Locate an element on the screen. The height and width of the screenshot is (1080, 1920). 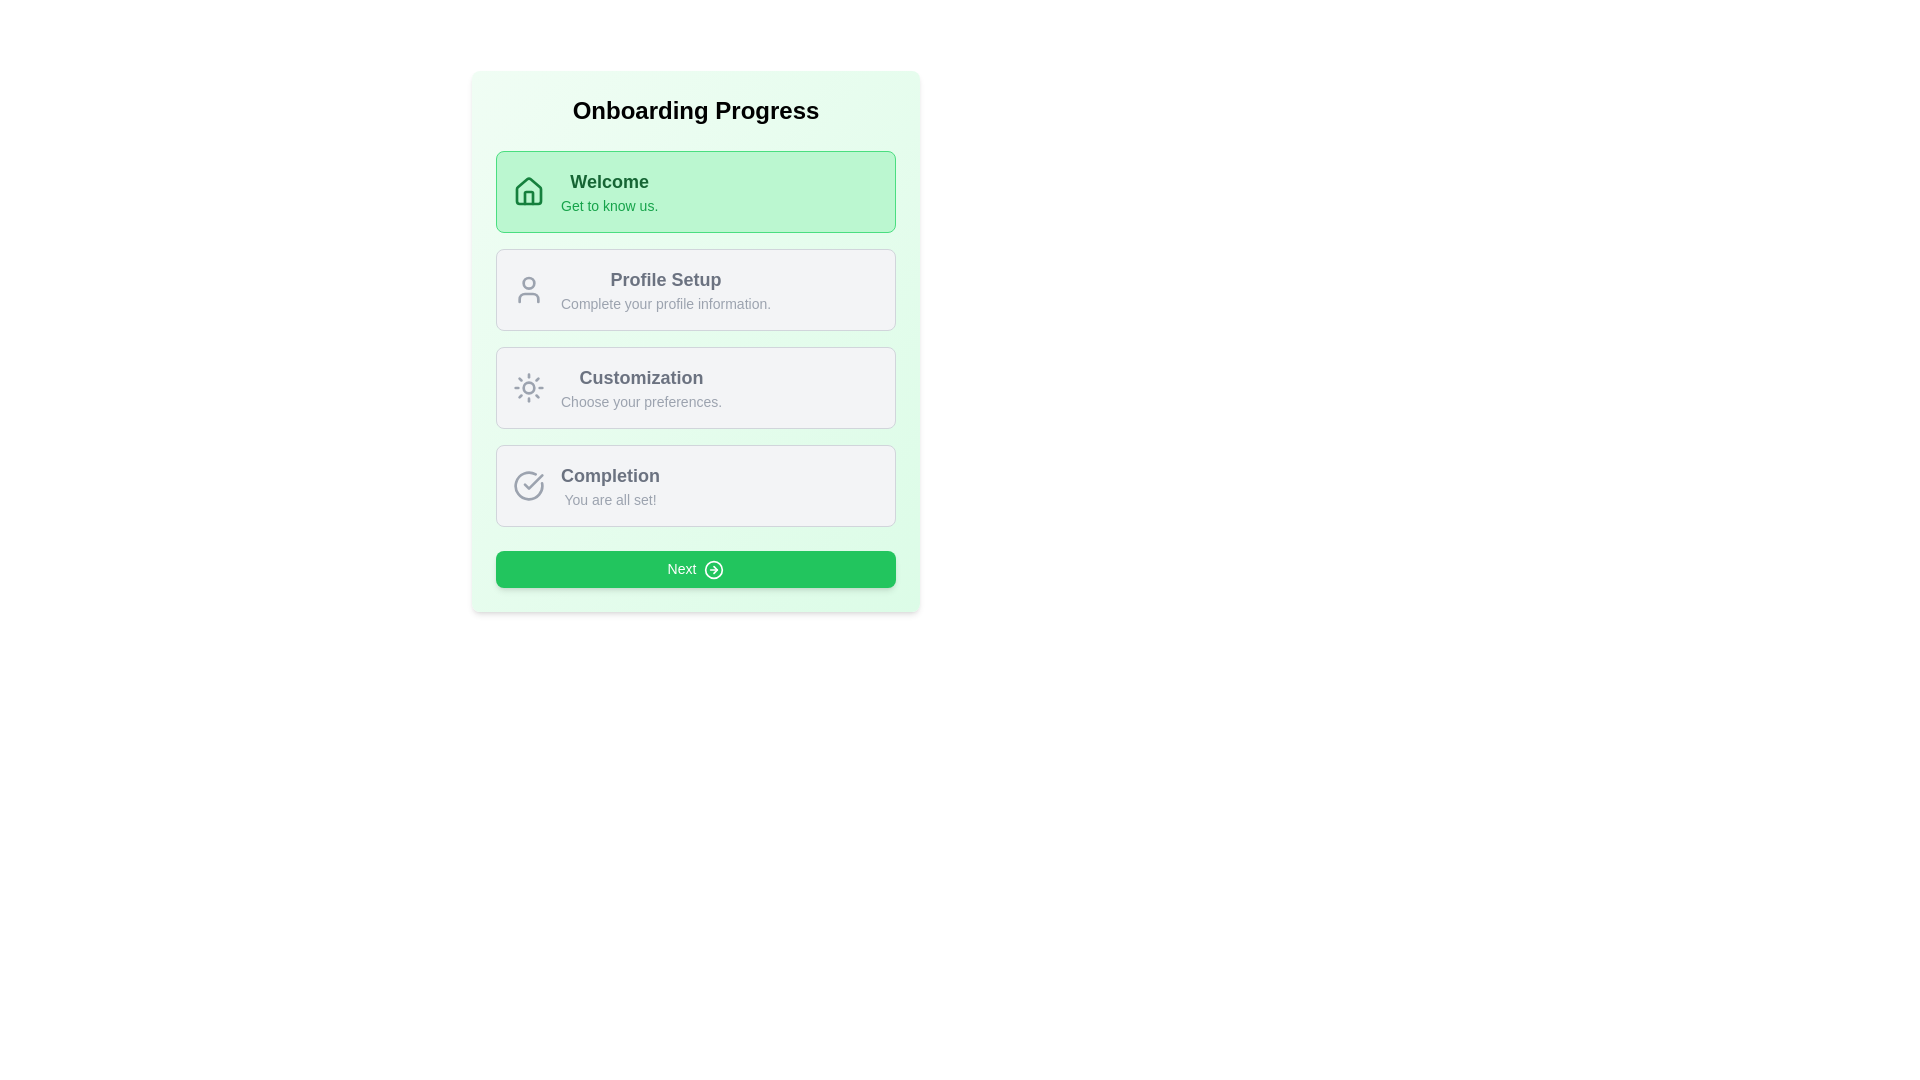
the 'Profile Setup' text label, which is a bold, gray heading-like text element located in the middle of the onboarding card's vertical stack is located at coordinates (666, 280).